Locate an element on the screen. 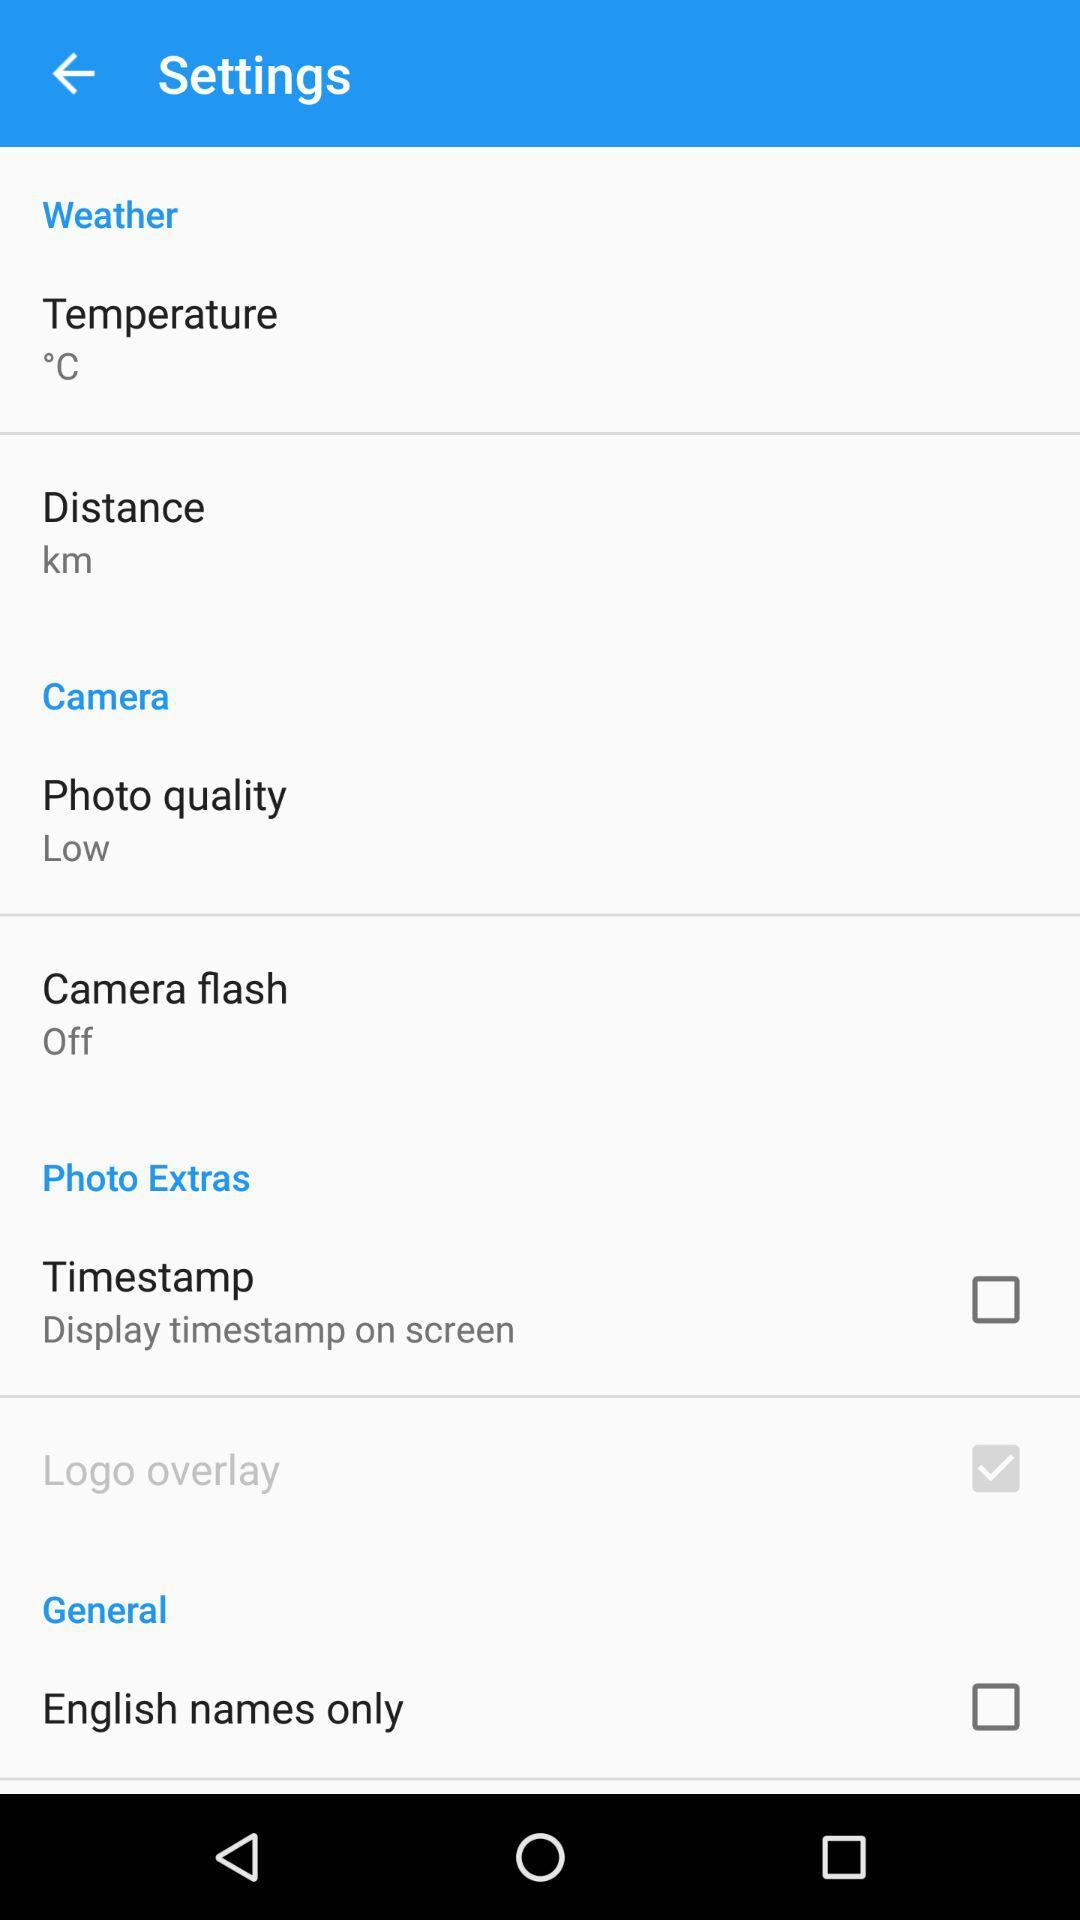 This screenshot has width=1080, height=1920. icon above the distance icon is located at coordinates (59, 365).